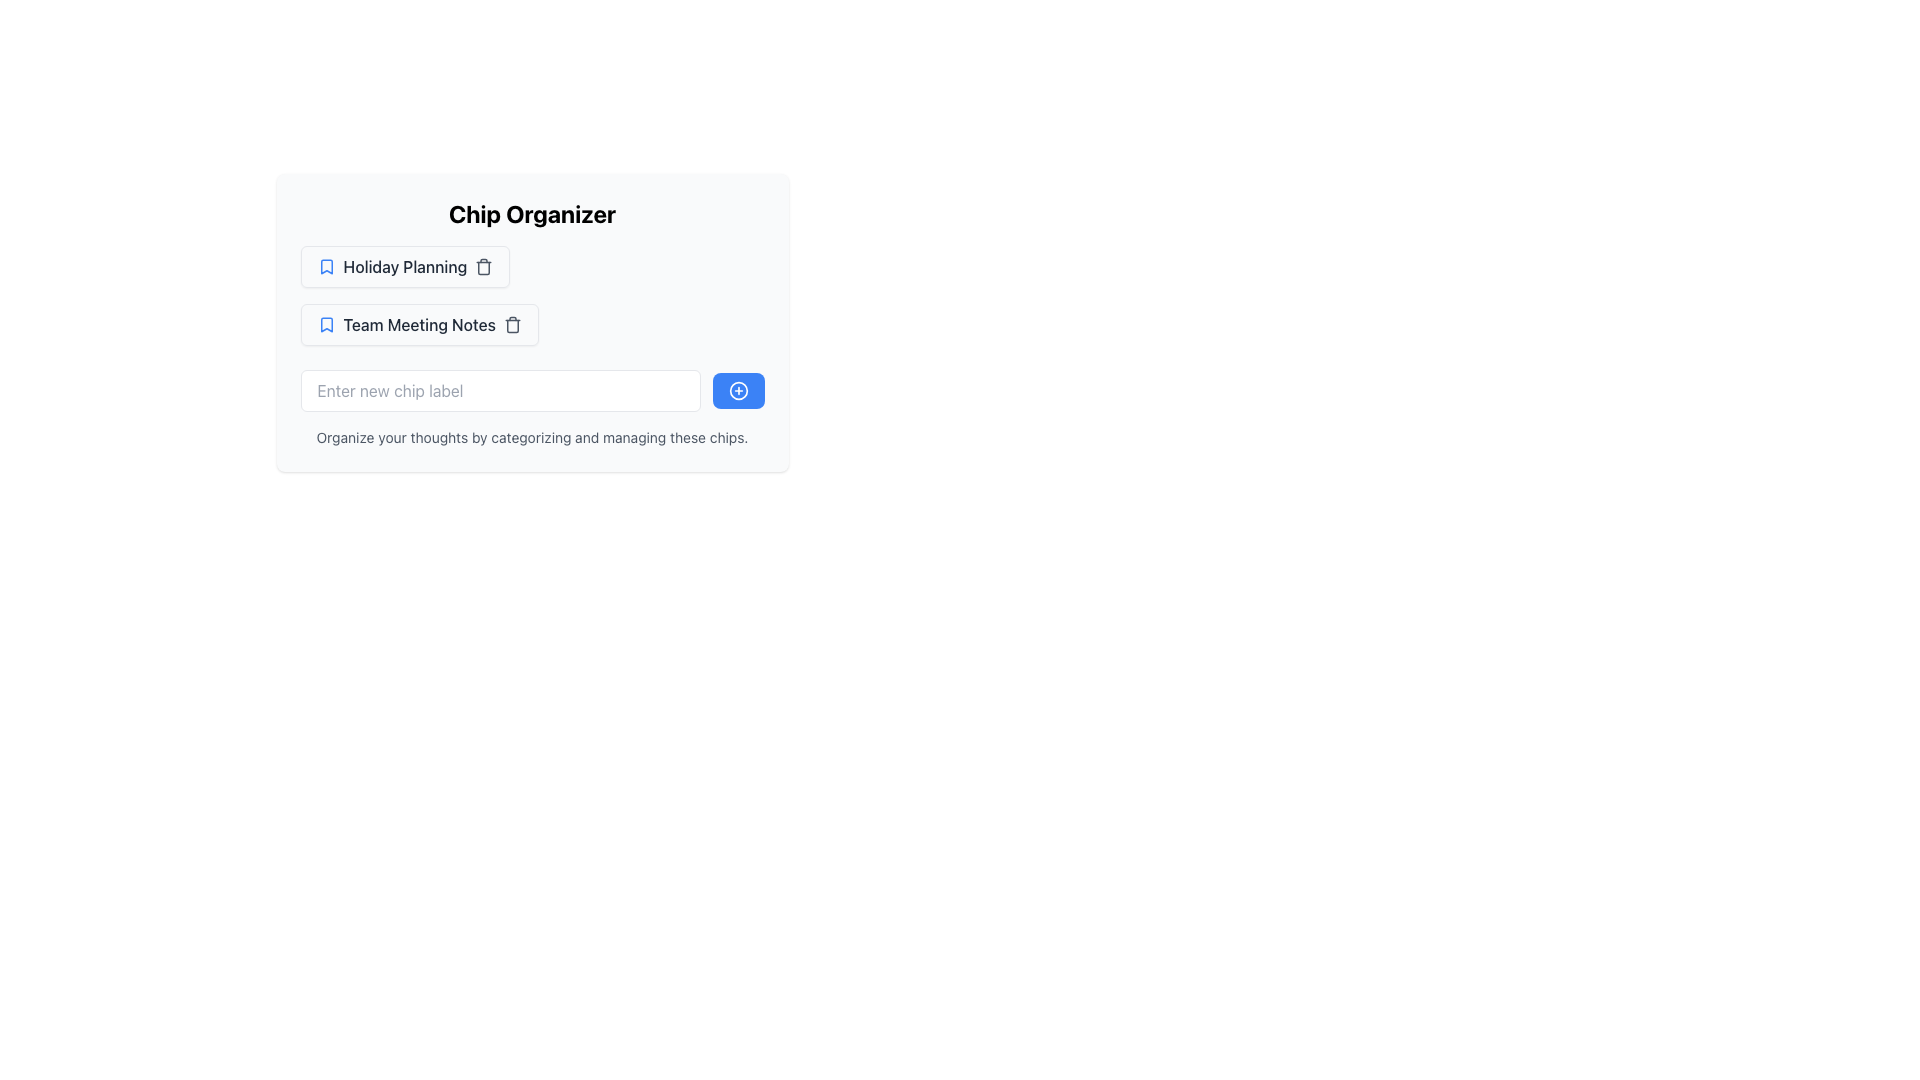  Describe the element at coordinates (326, 323) in the screenshot. I see `the small light blue bookmark icon located to the left of the text 'Team Meeting Notes' in the 'Holiday Planning' section` at that location.